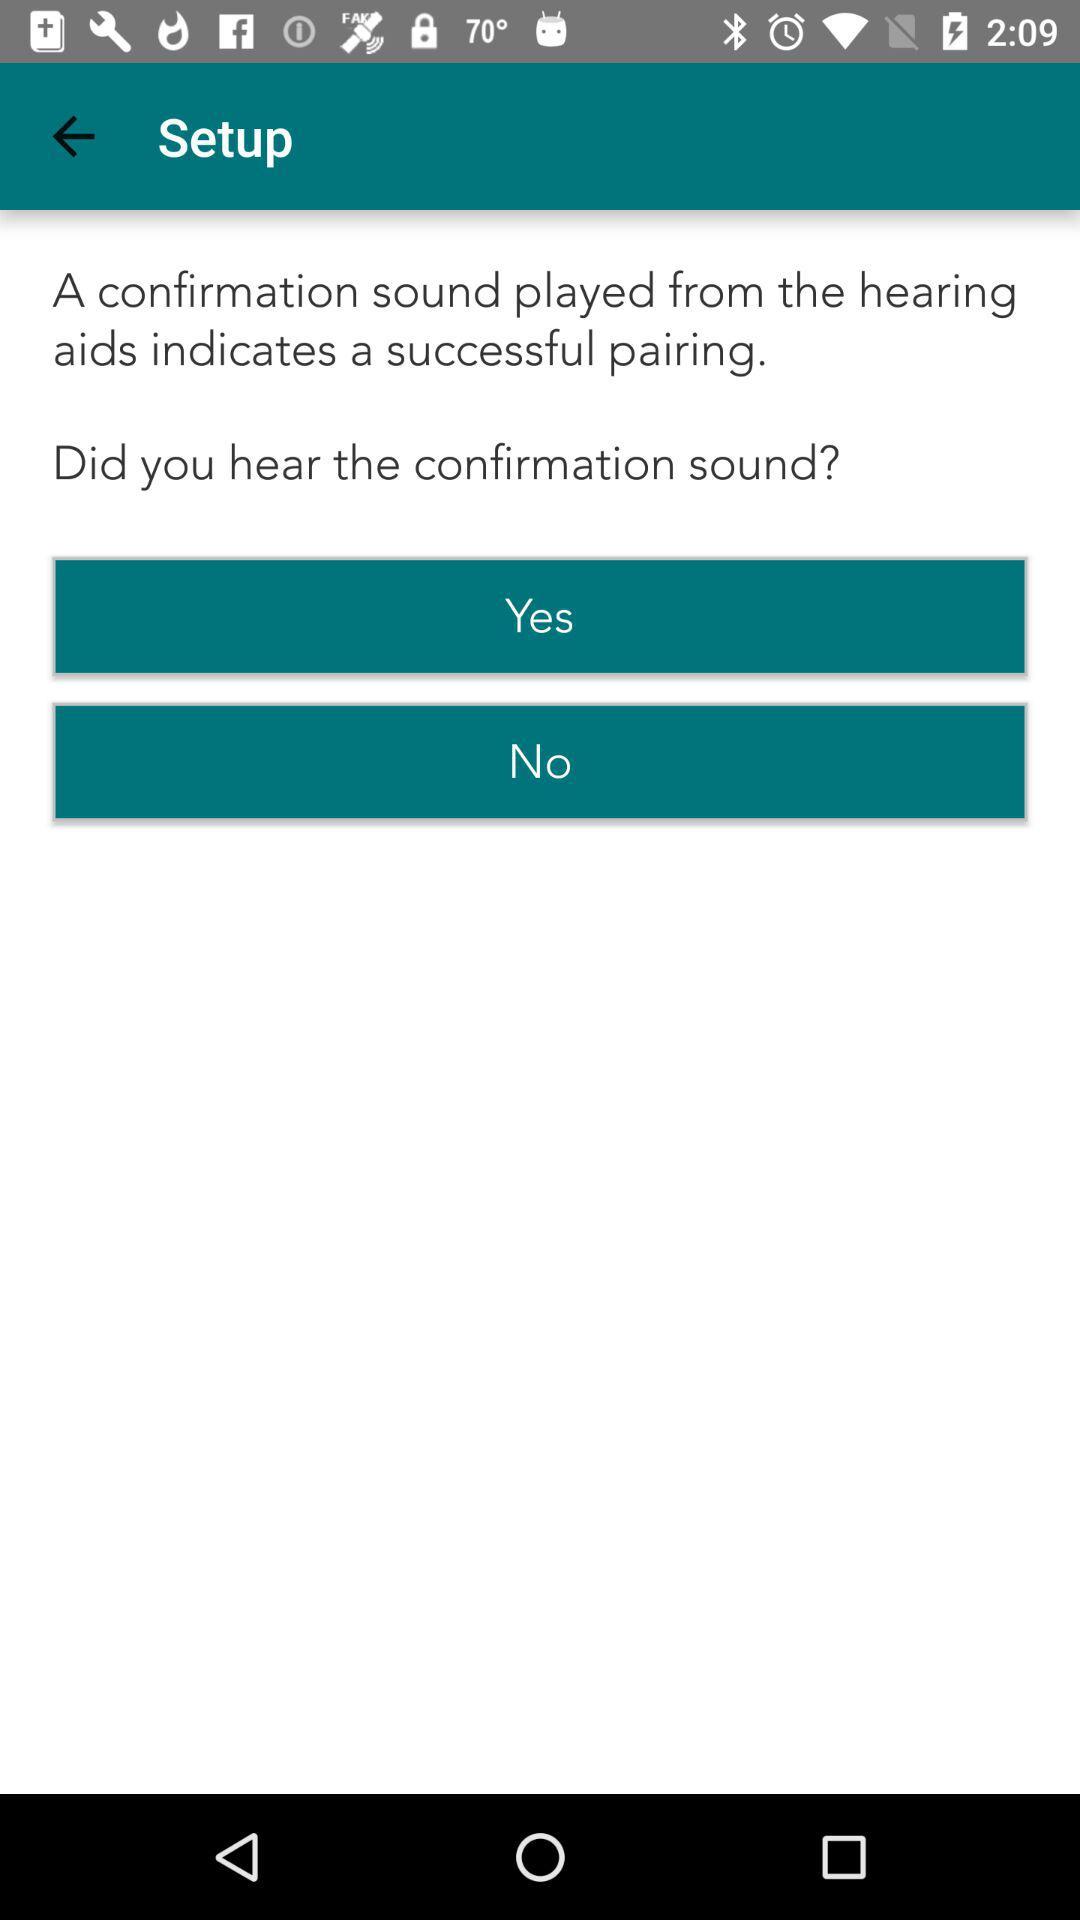 The image size is (1080, 1920). What do you see at coordinates (540, 615) in the screenshot?
I see `the item below a confirmation sound` at bounding box center [540, 615].